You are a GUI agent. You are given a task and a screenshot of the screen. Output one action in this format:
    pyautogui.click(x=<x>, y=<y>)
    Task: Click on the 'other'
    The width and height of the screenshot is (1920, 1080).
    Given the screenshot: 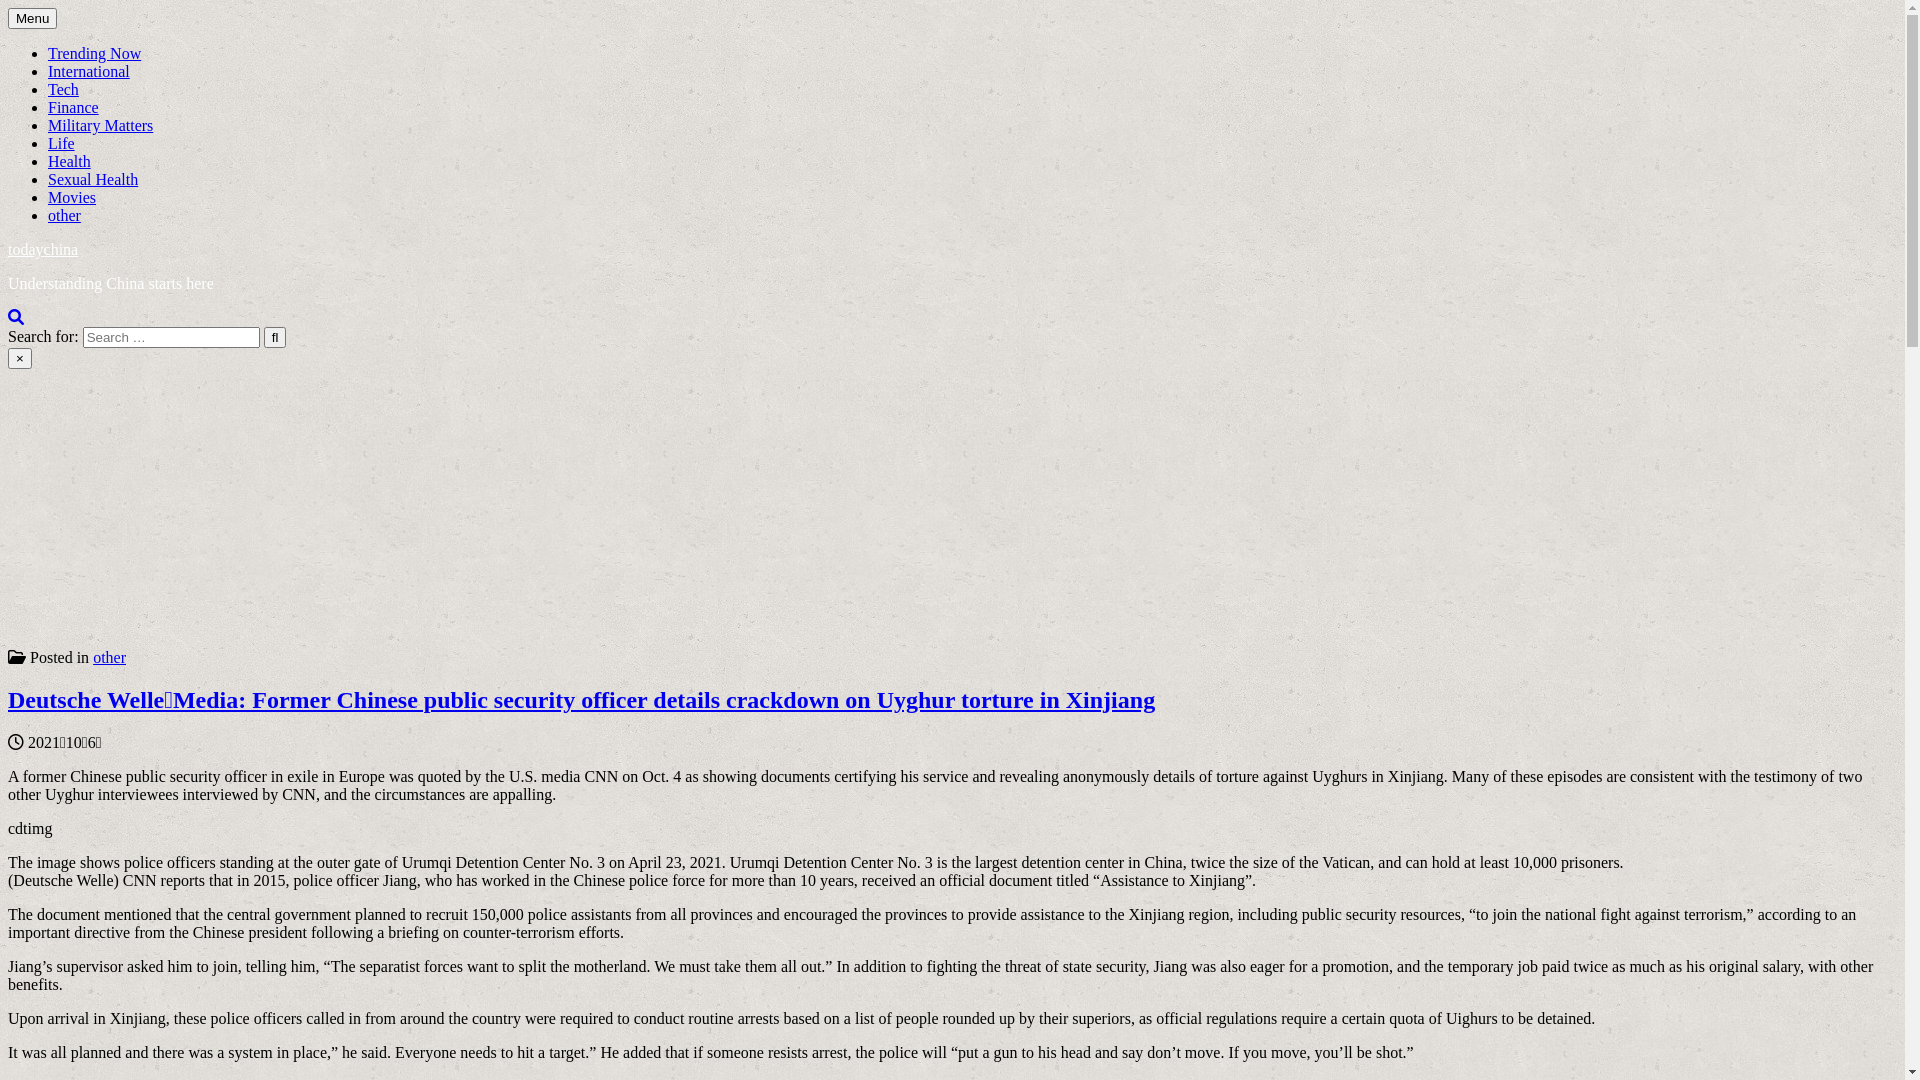 What is the action you would take?
    pyautogui.click(x=64, y=215)
    